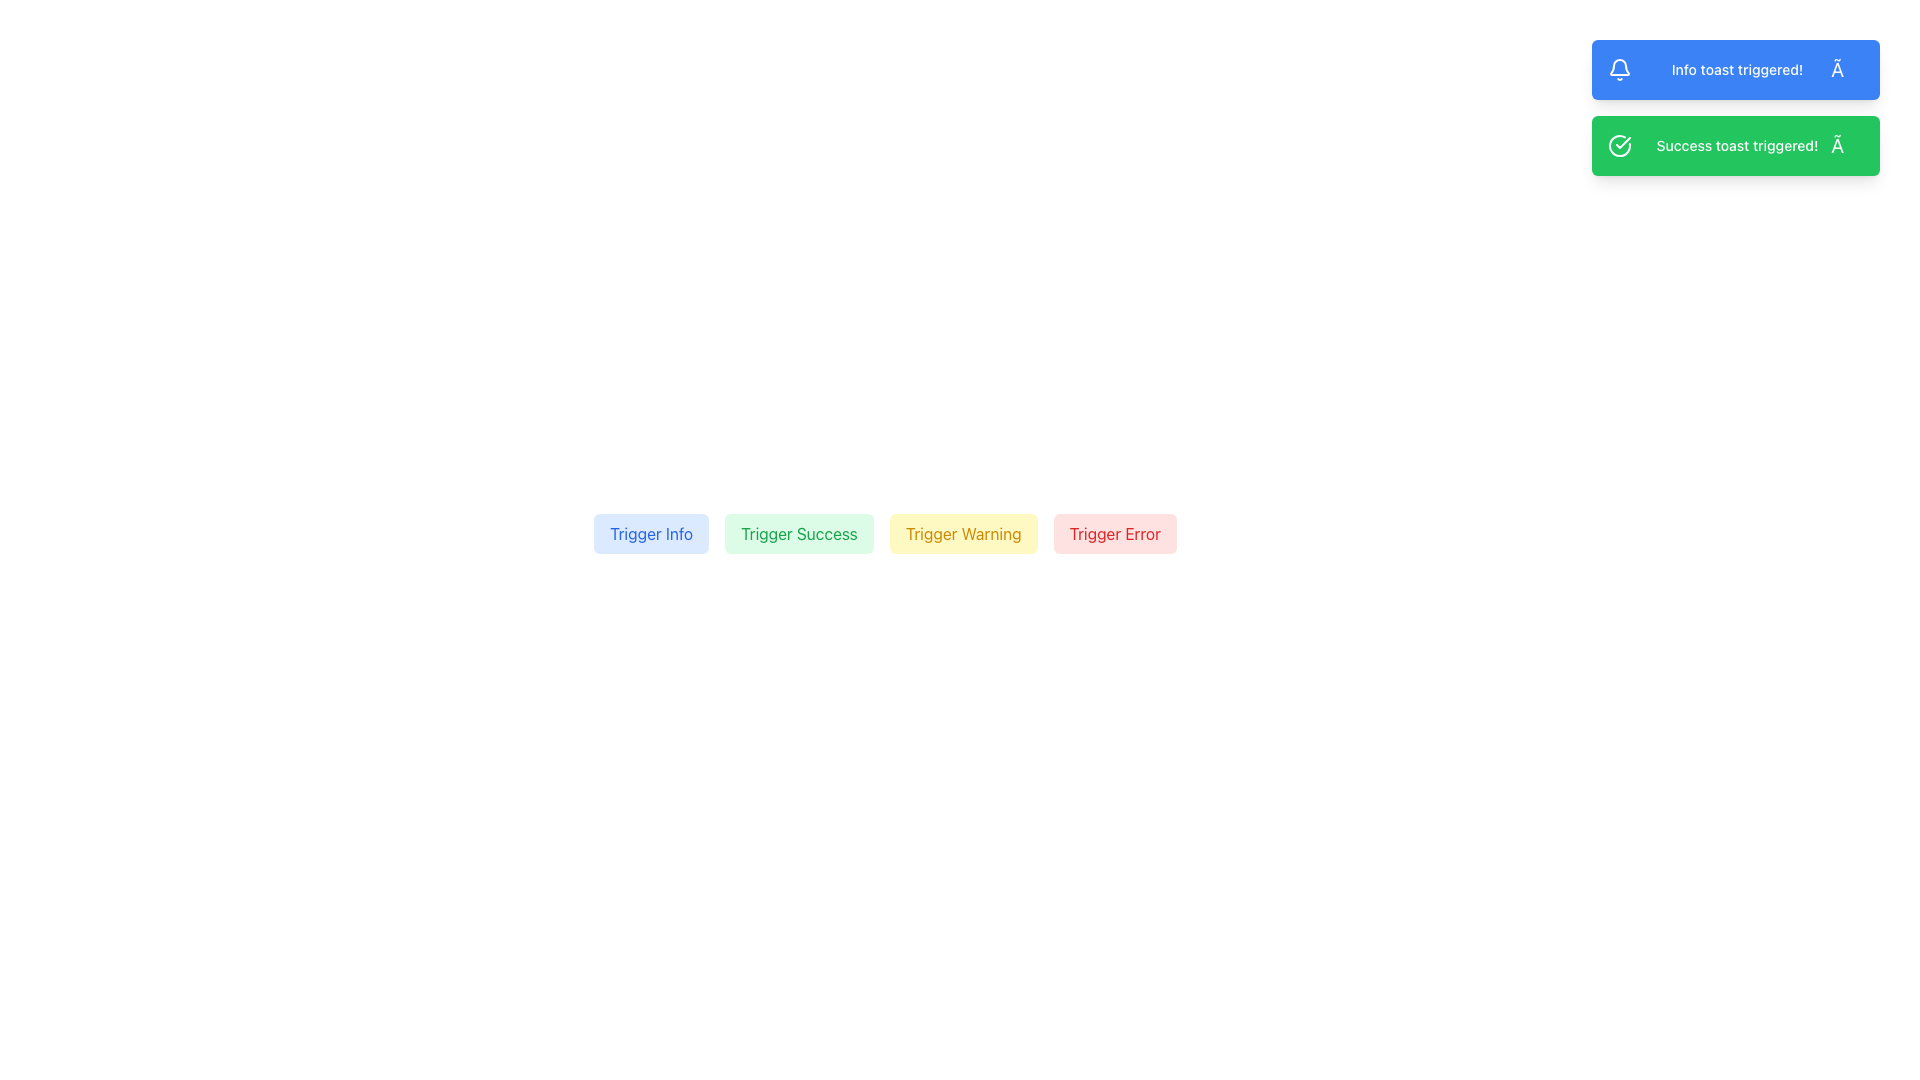  What do you see at coordinates (1736, 68) in the screenshot?
I see `the main text display in the notification box that shows the message 'Info toast triggered!'` at bounding box center [1736, 68].